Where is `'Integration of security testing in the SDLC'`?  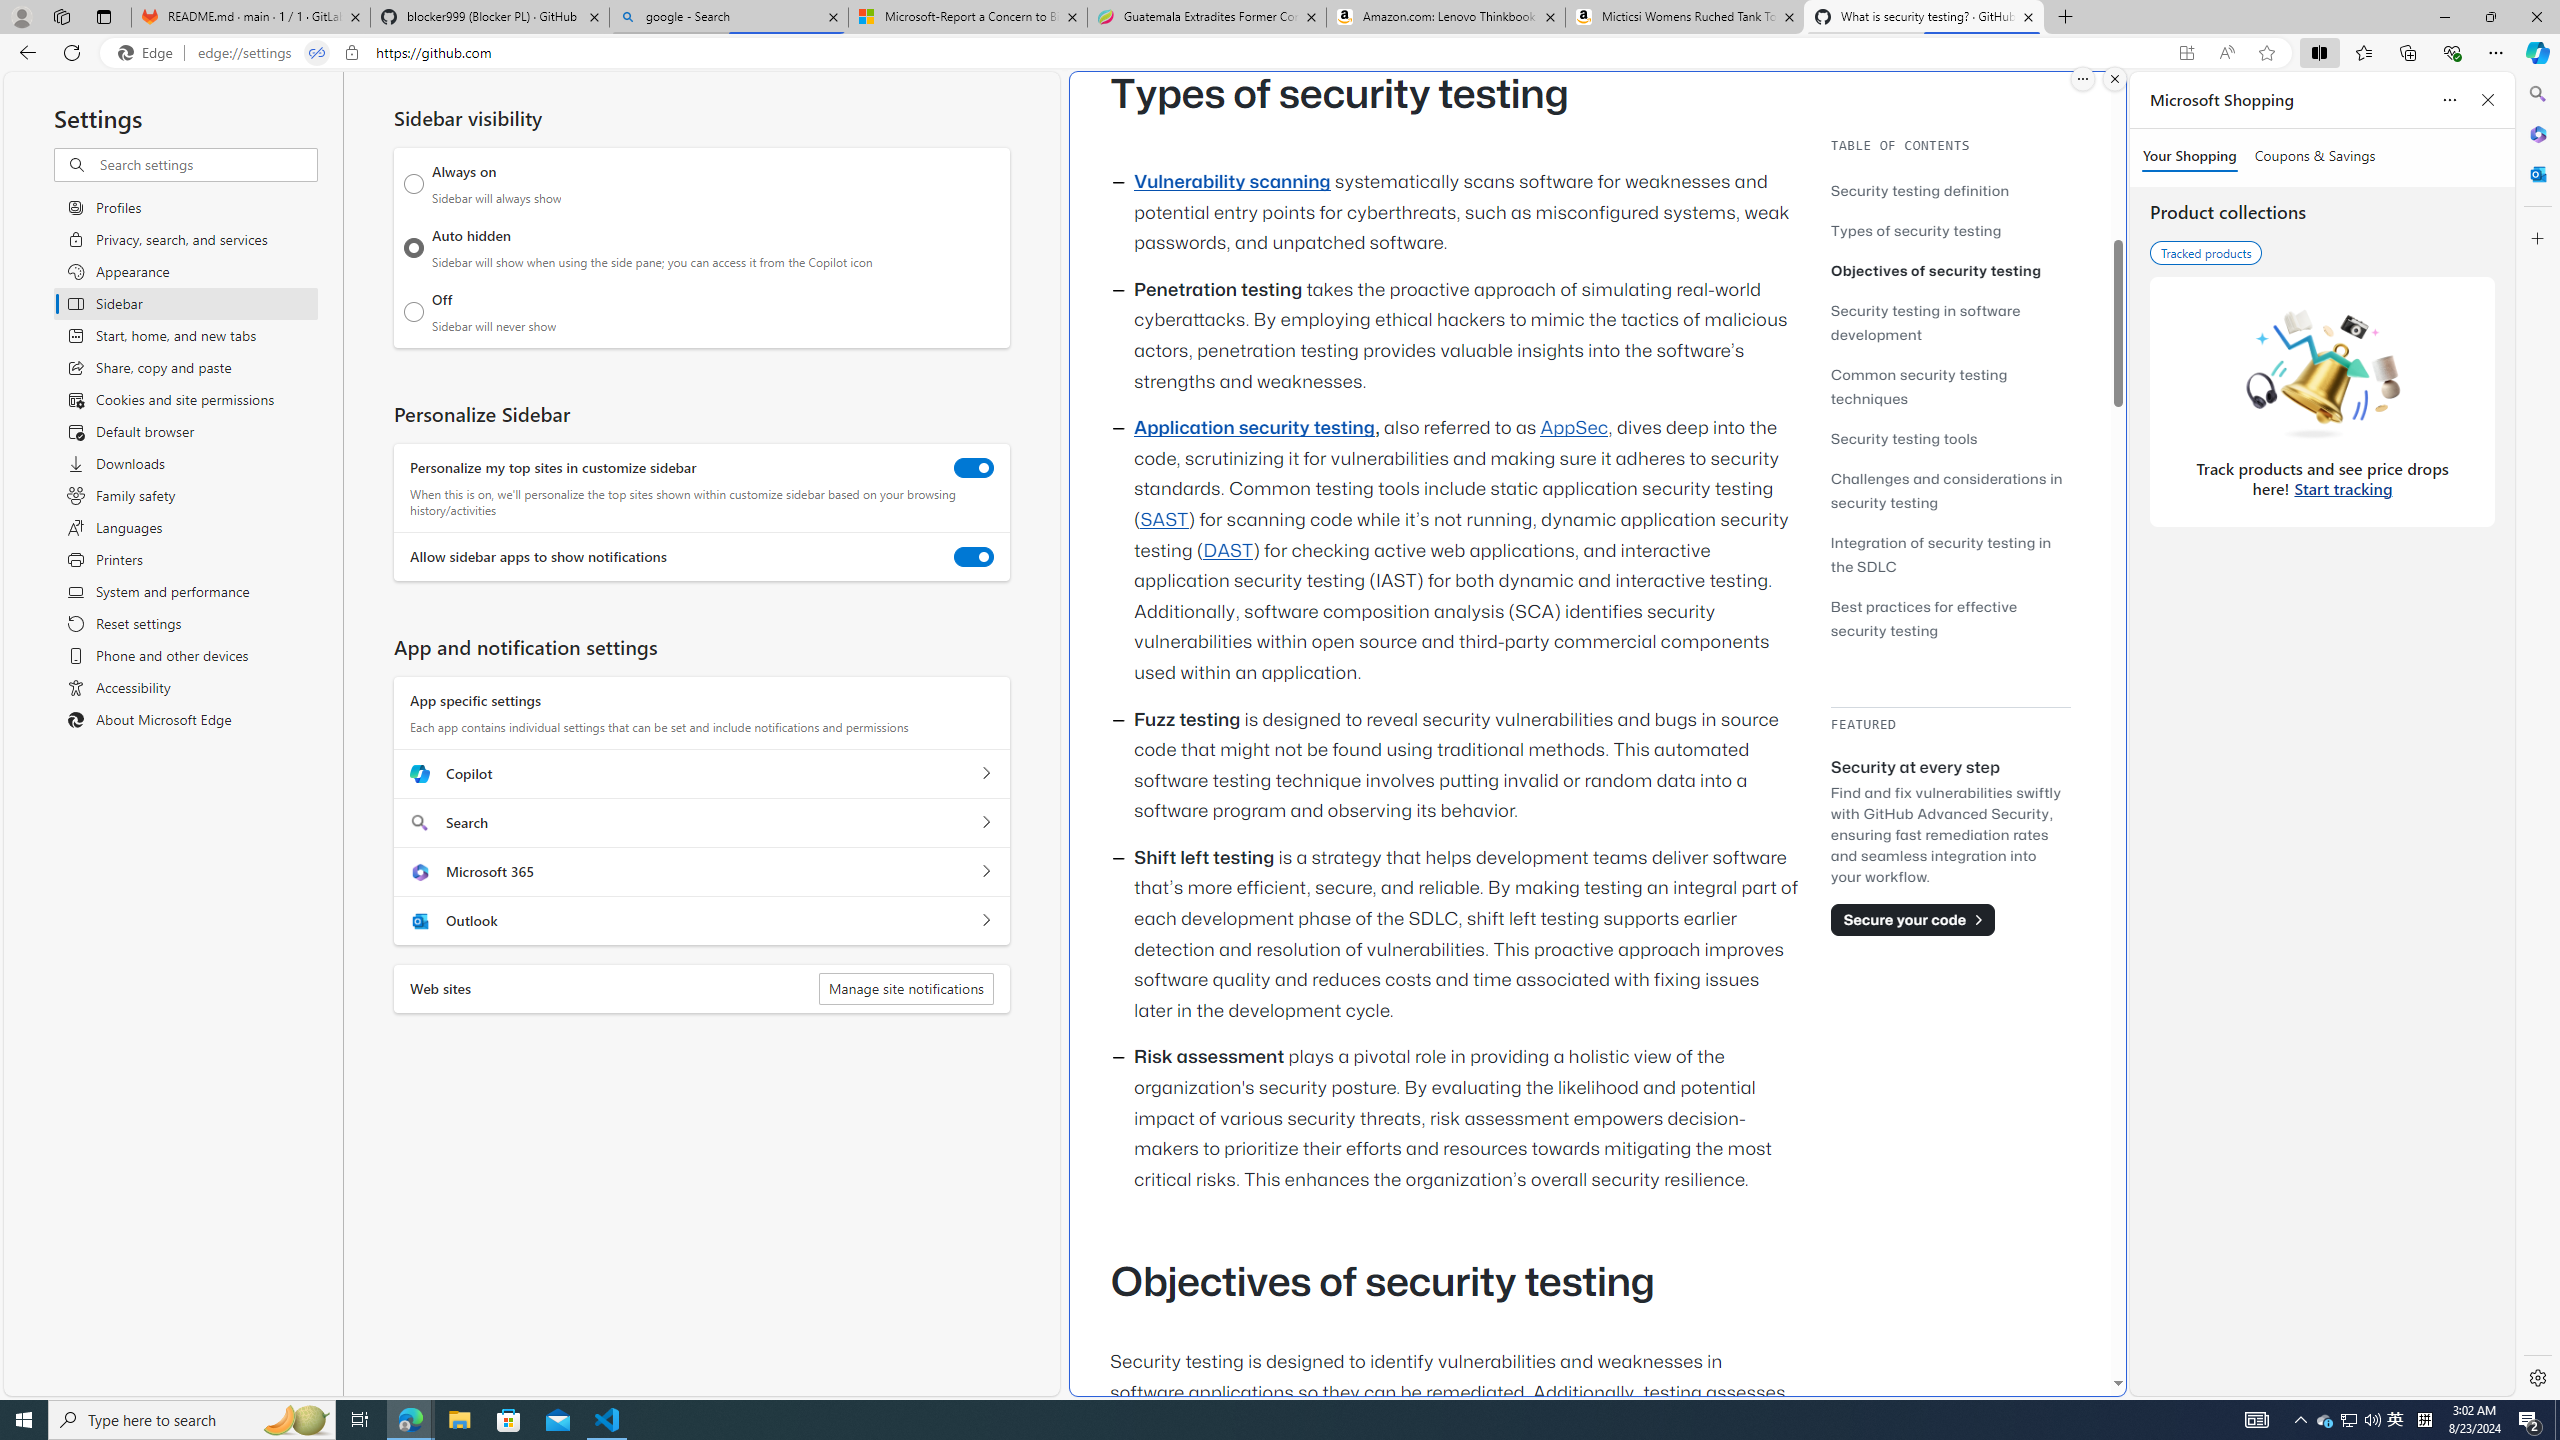 'Integration of security testing in the SDLC' is located at coordinates (1949, 554).